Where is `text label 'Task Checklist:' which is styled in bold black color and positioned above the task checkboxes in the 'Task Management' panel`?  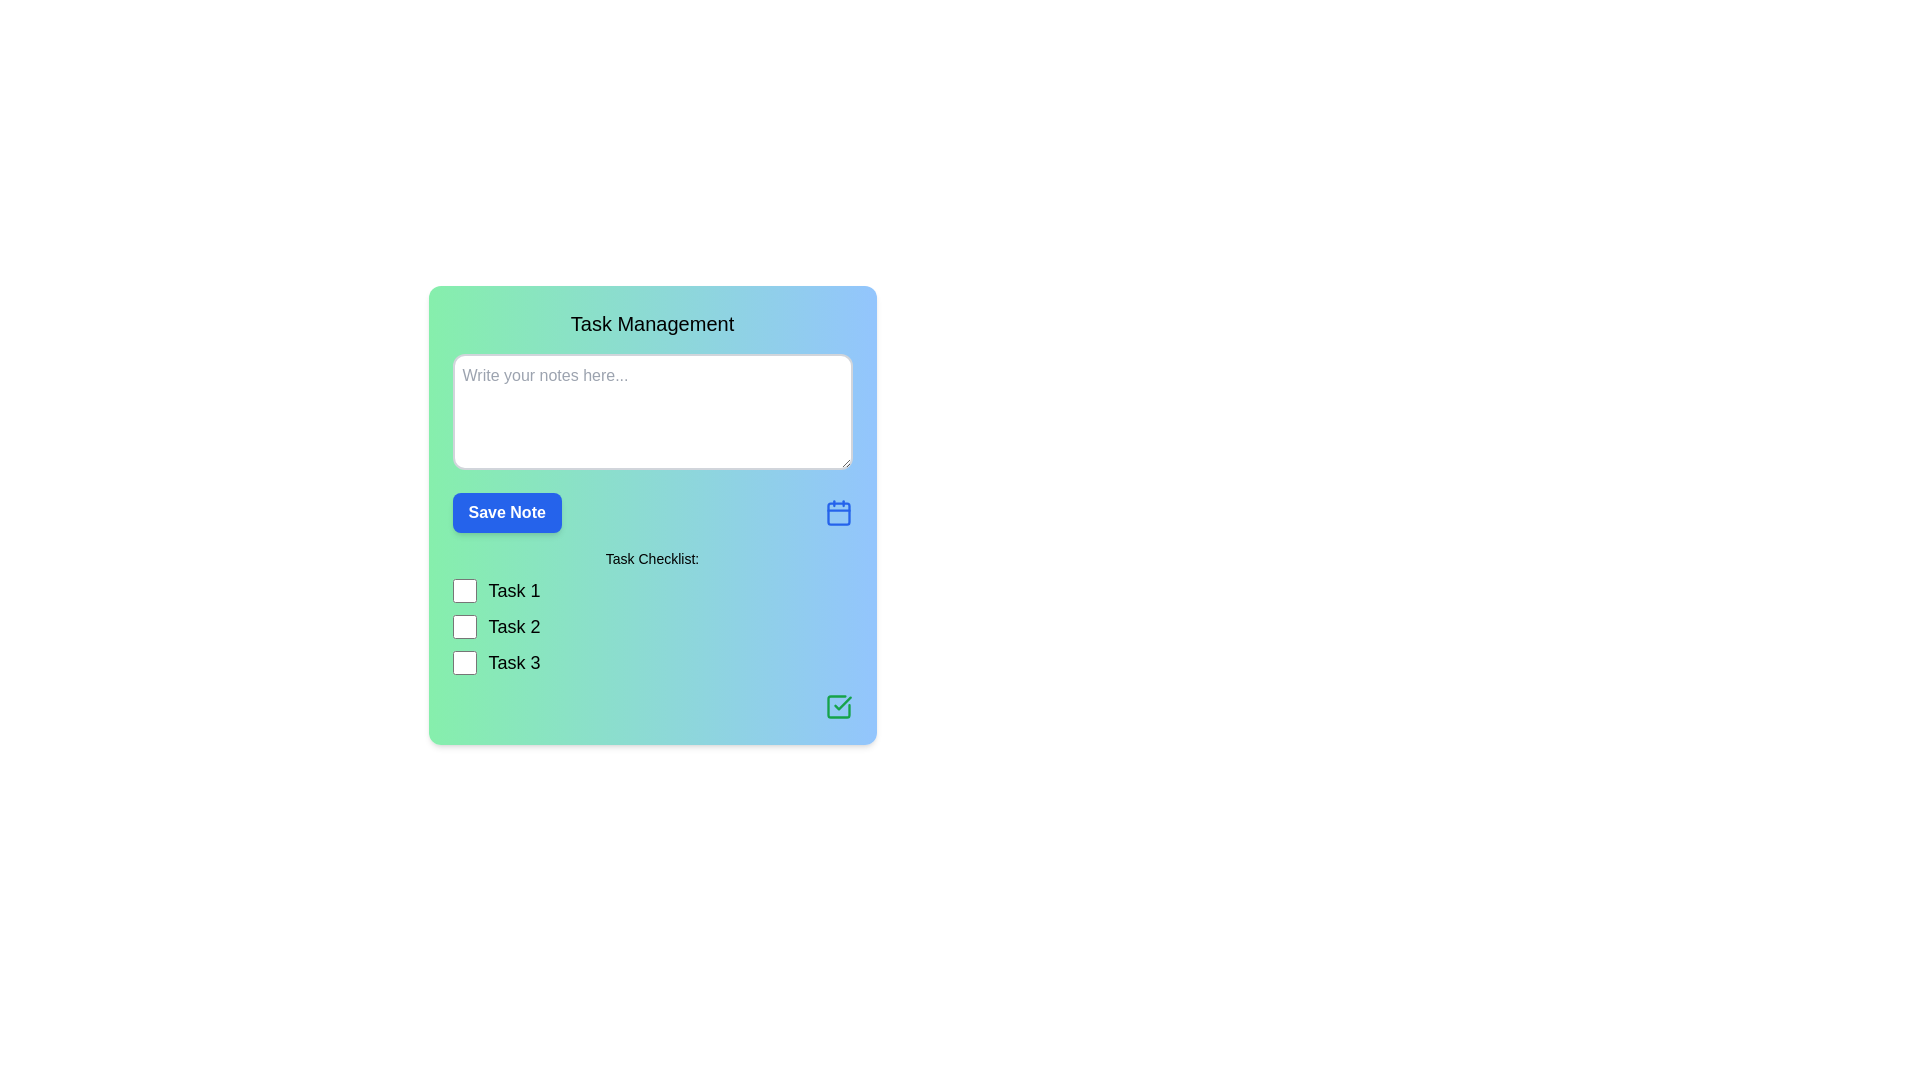 text label 'Task Checklist:' which is styled in bold black color and positioned above the task checkboxes in the 'Task Management' panel is located at coordinates (652, 559).